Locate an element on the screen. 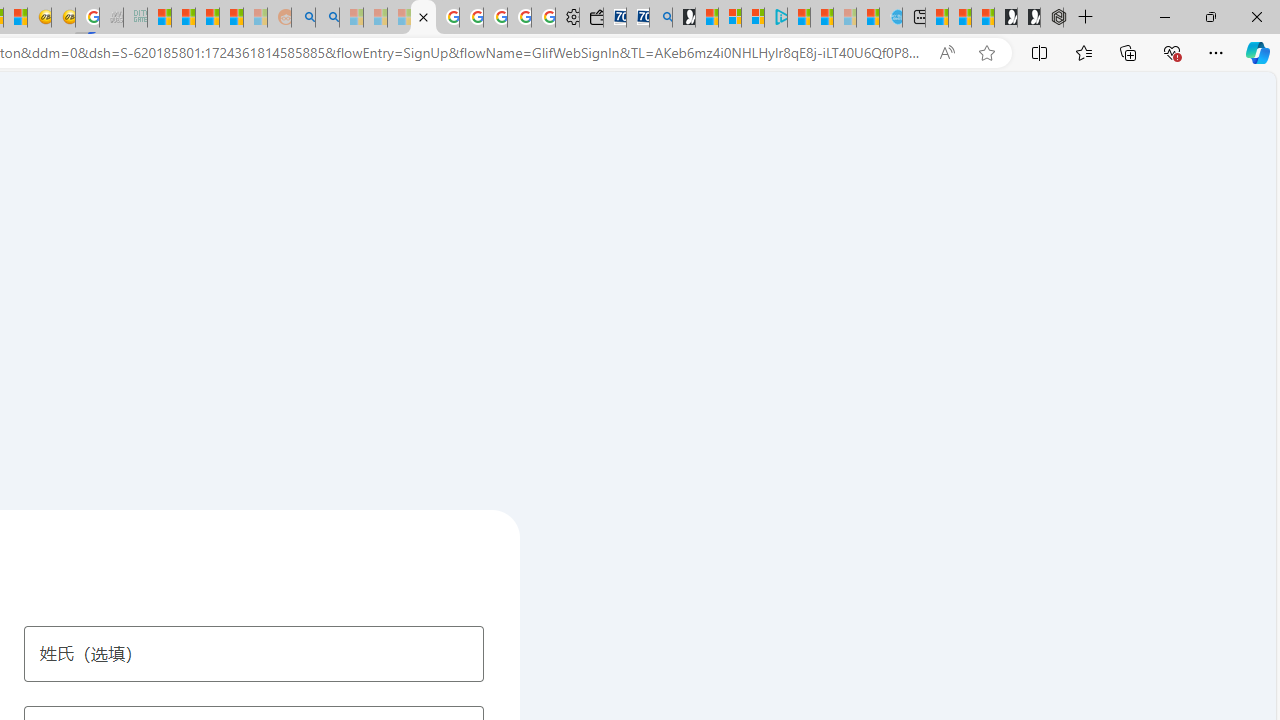  'Microsoft Start - Sleeping' is located at coordinates (845, 17).